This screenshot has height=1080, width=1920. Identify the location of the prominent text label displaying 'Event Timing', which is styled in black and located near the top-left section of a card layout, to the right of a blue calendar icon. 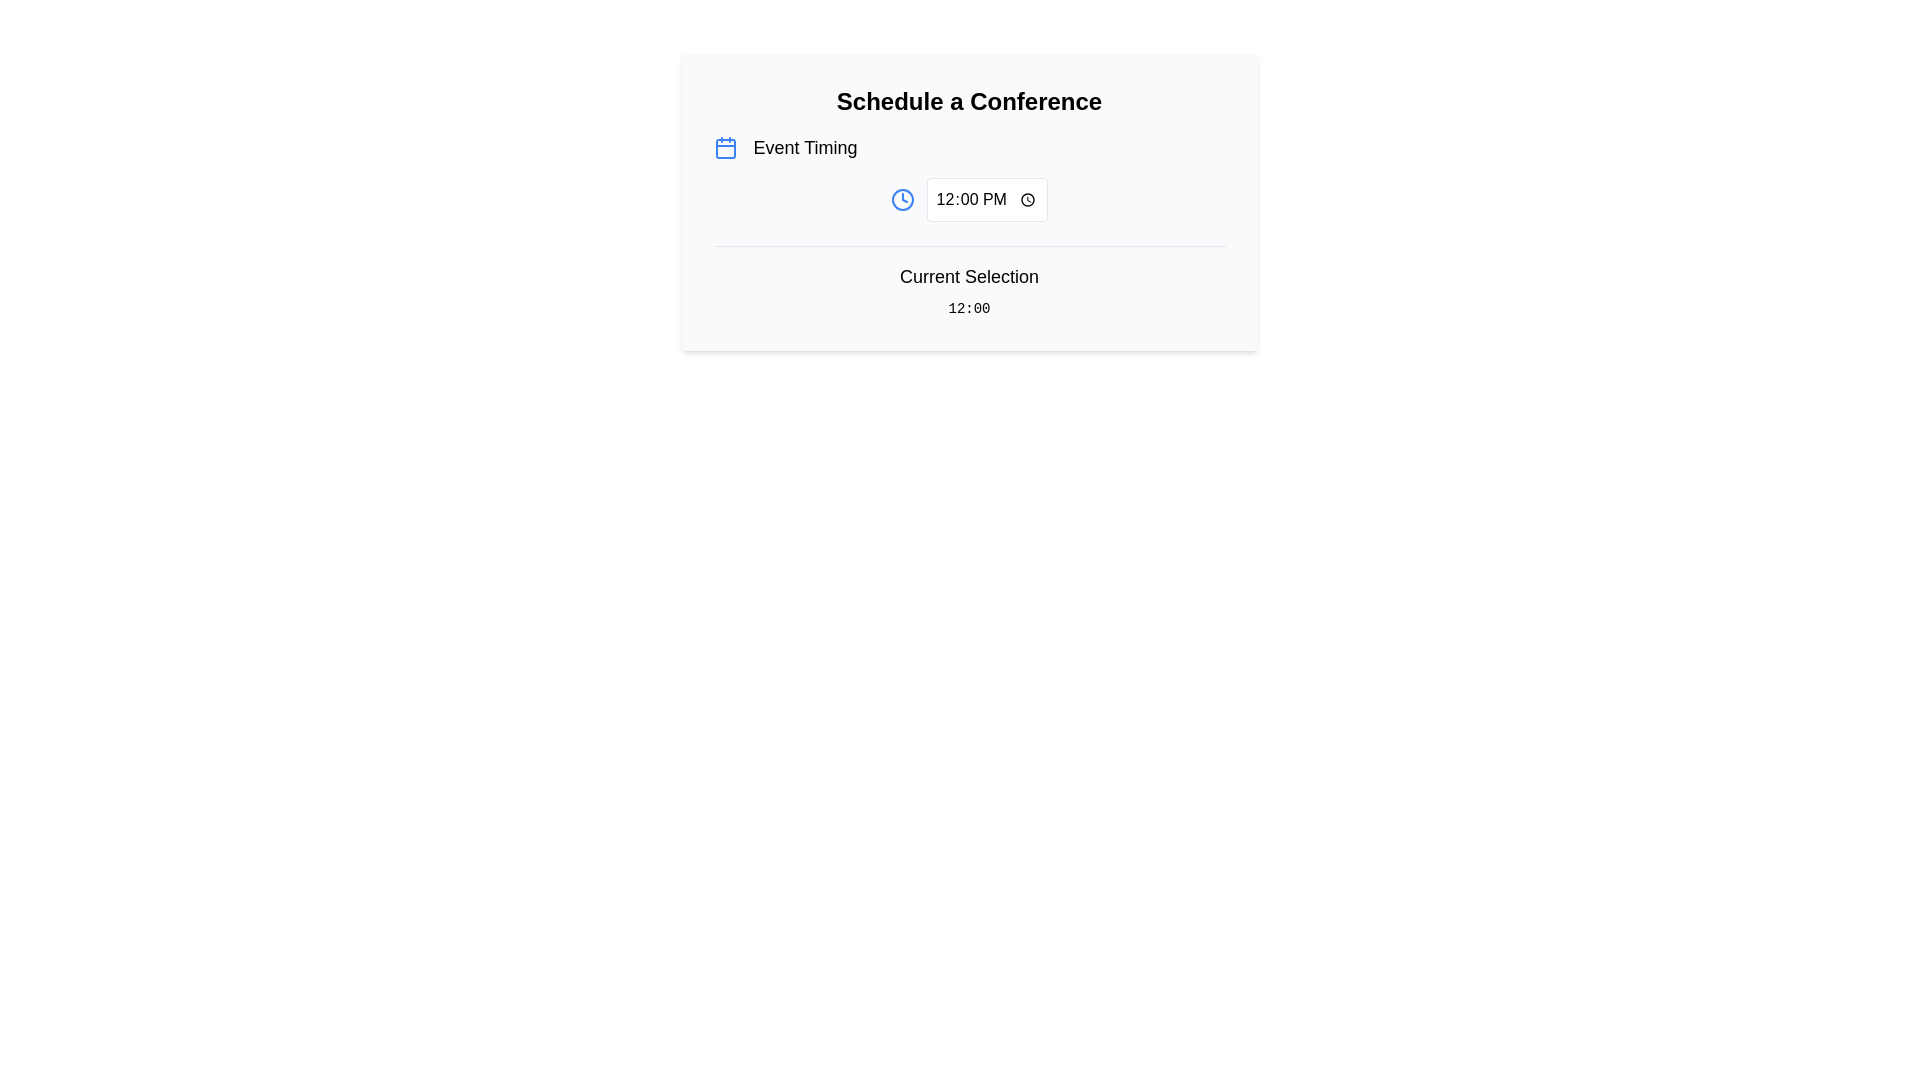
(805, 146).